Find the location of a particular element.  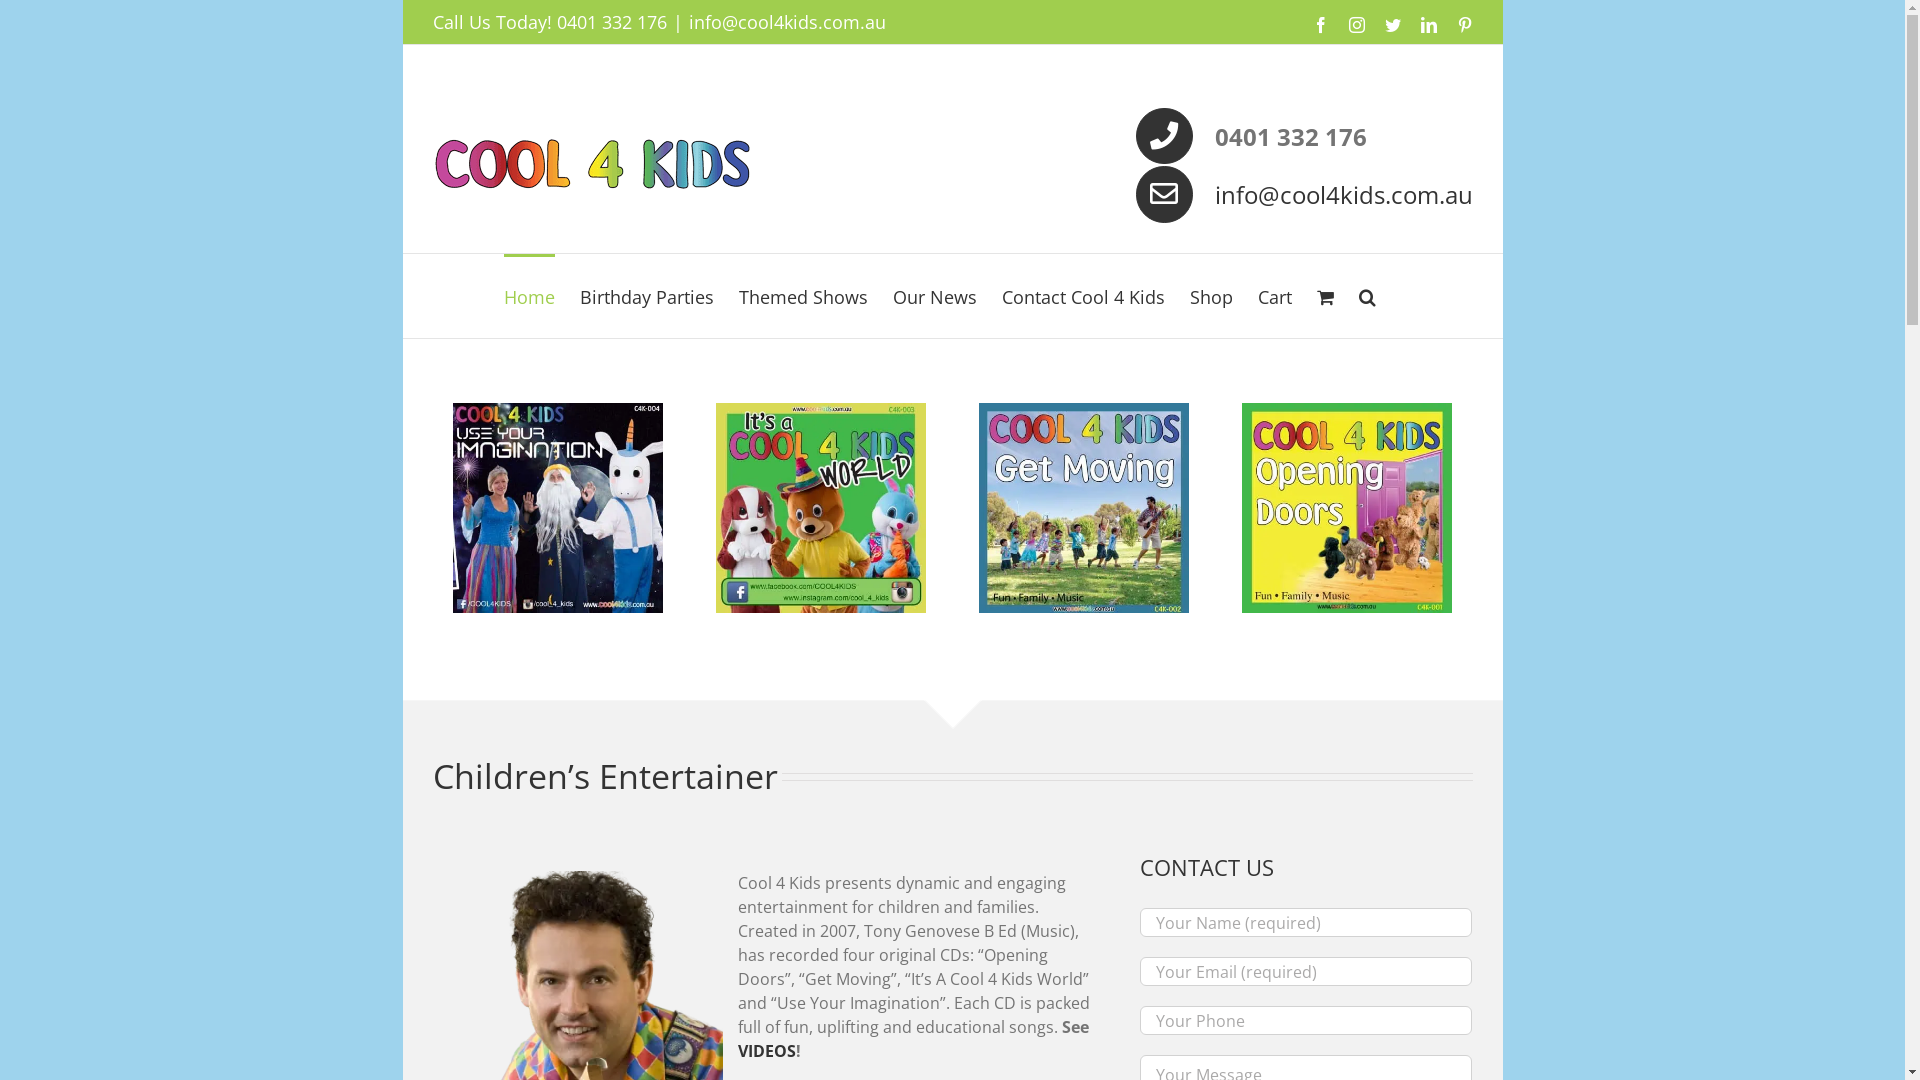

'Cart' is located at coordinates (1274, 296).